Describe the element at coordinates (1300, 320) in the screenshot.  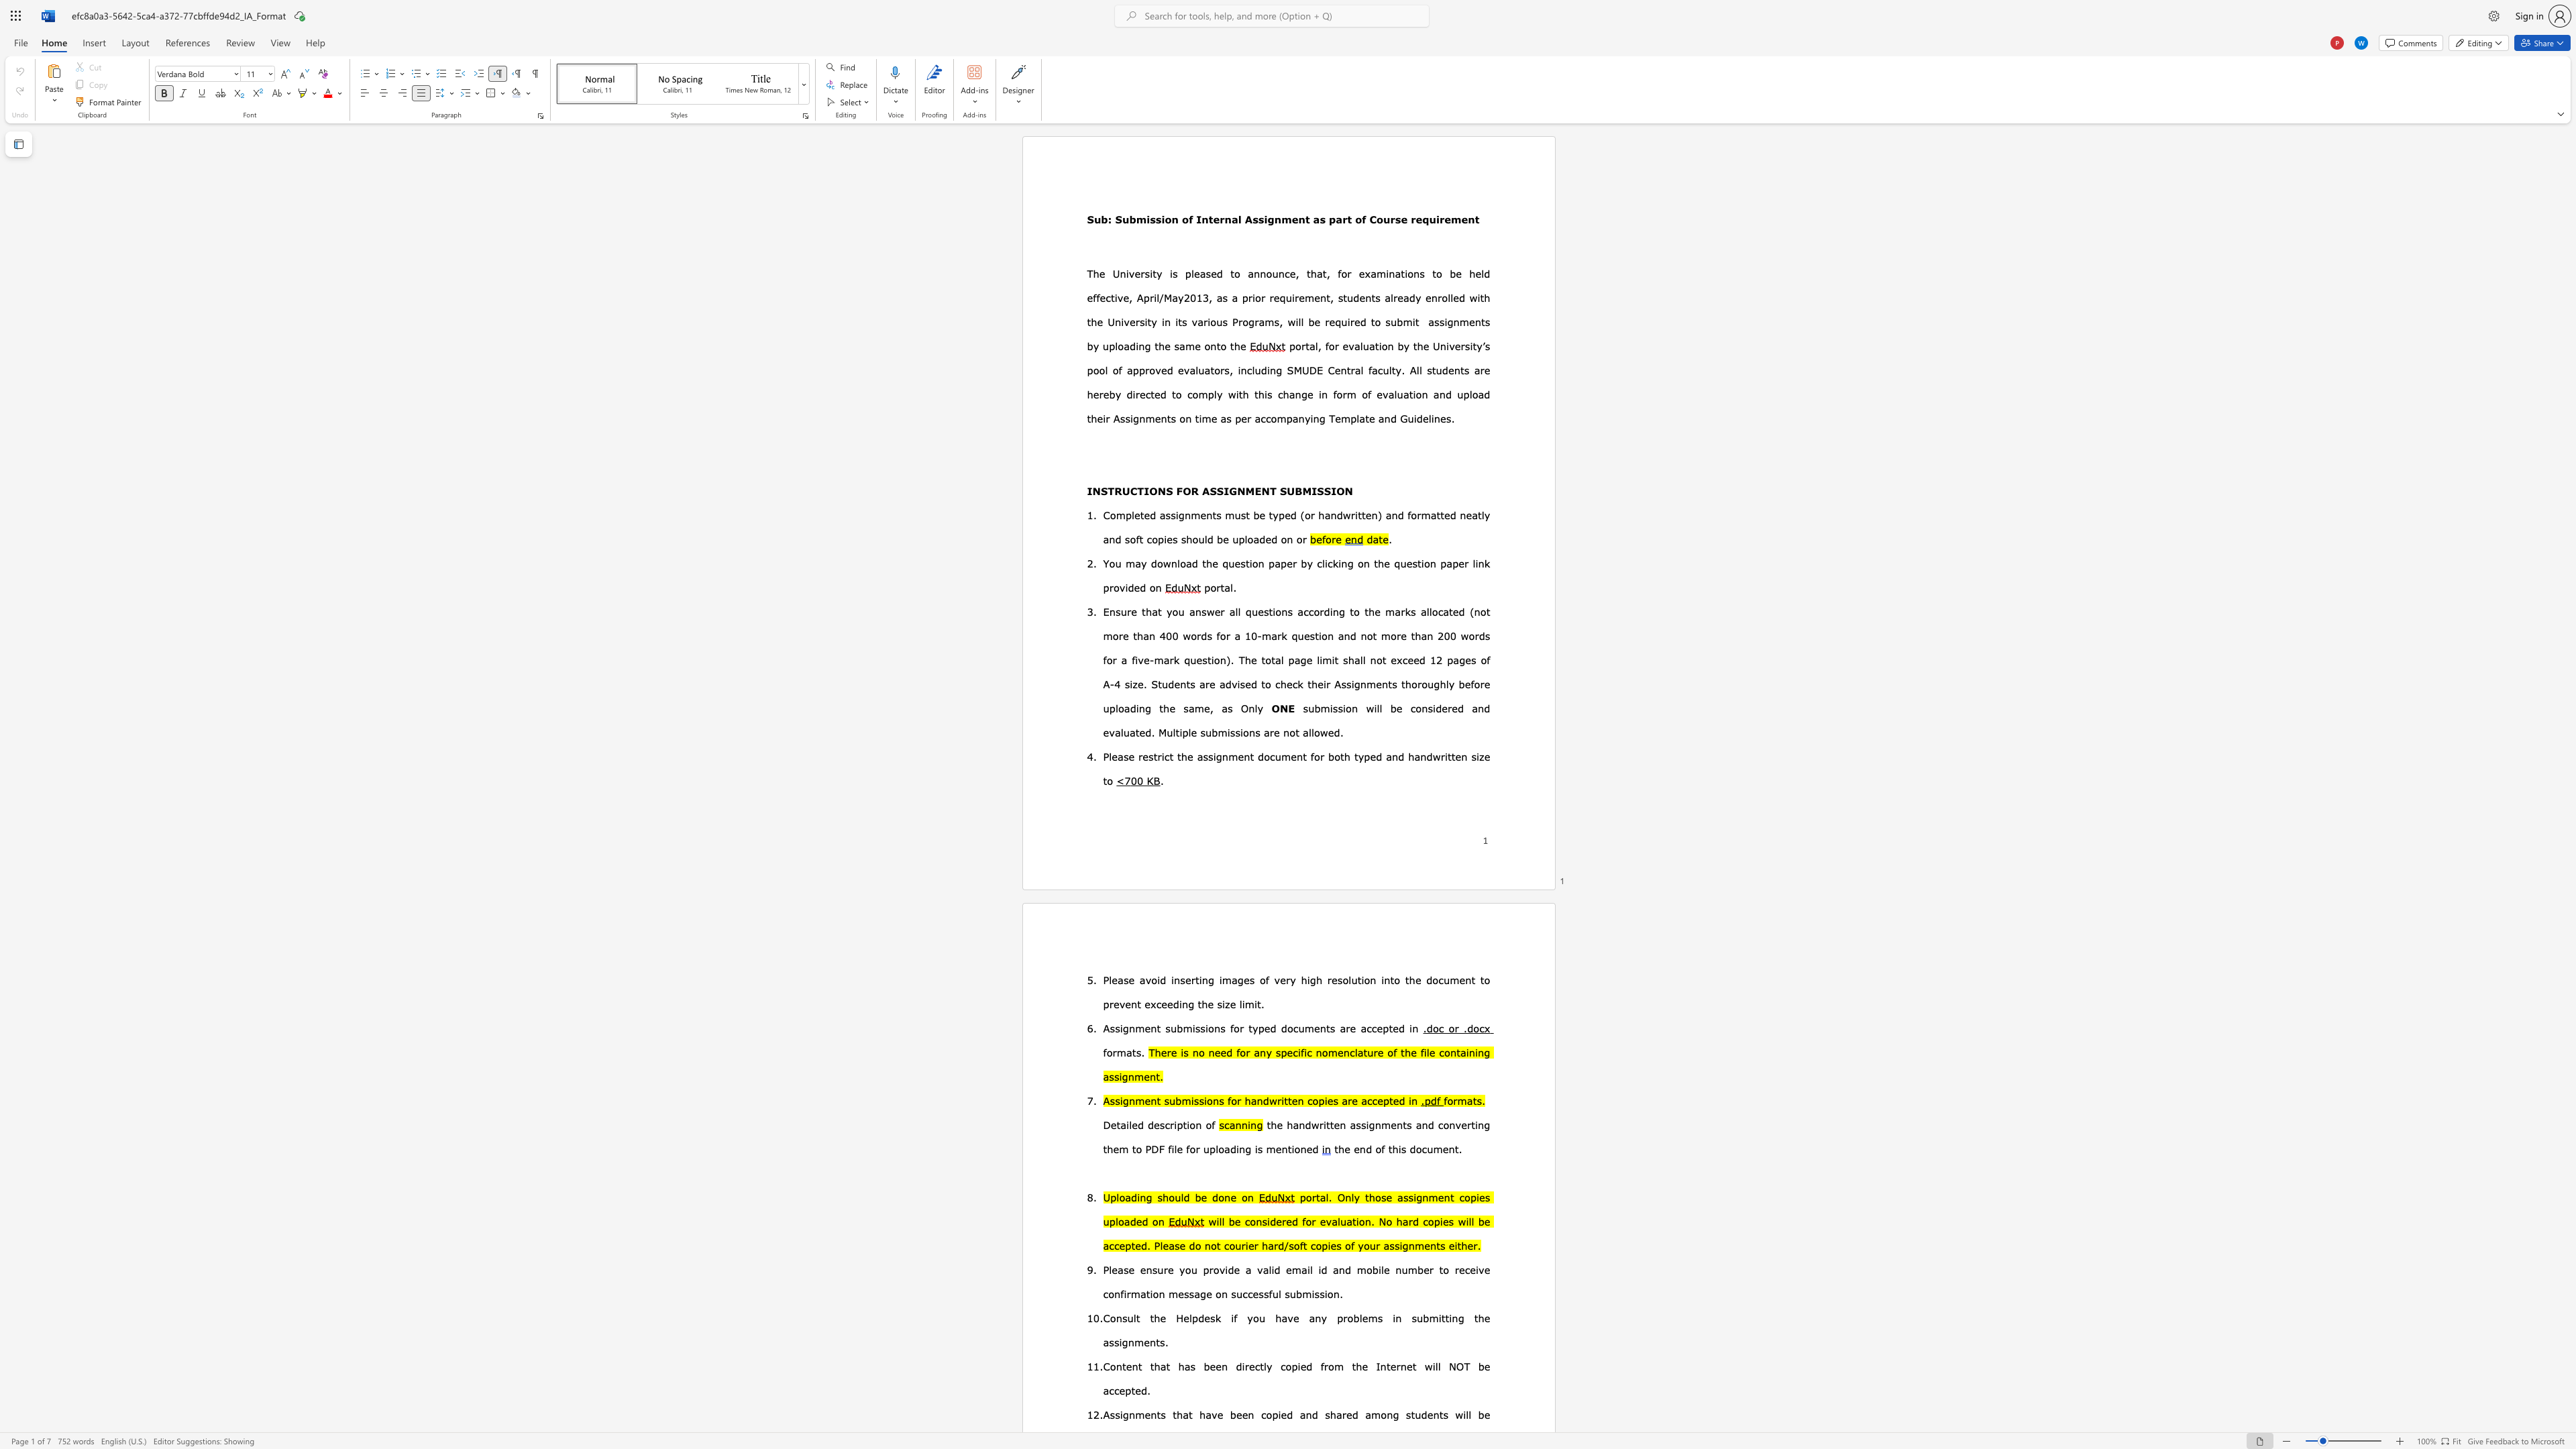
I see `the subset text "l be re" within the text "will be required to"` at that location.